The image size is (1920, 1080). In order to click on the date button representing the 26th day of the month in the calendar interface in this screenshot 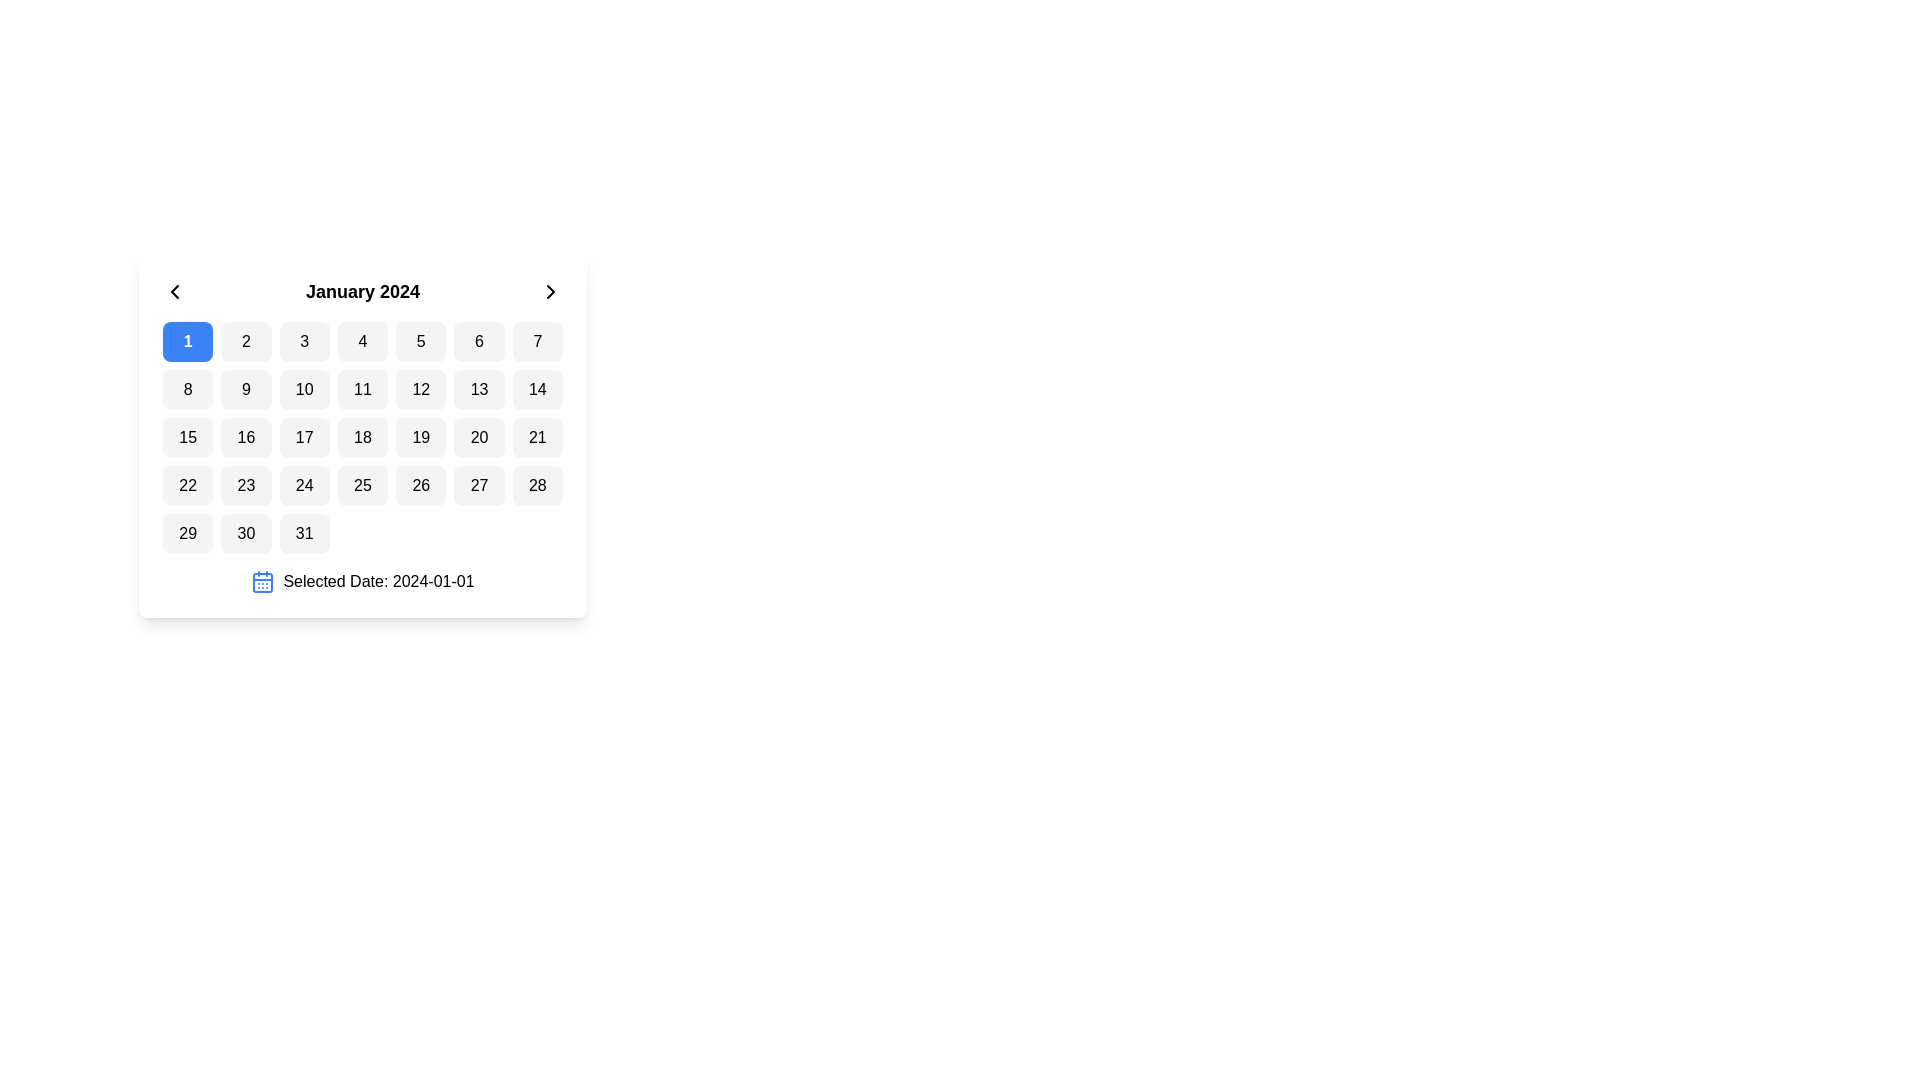, I will do `click(420, 486)`.